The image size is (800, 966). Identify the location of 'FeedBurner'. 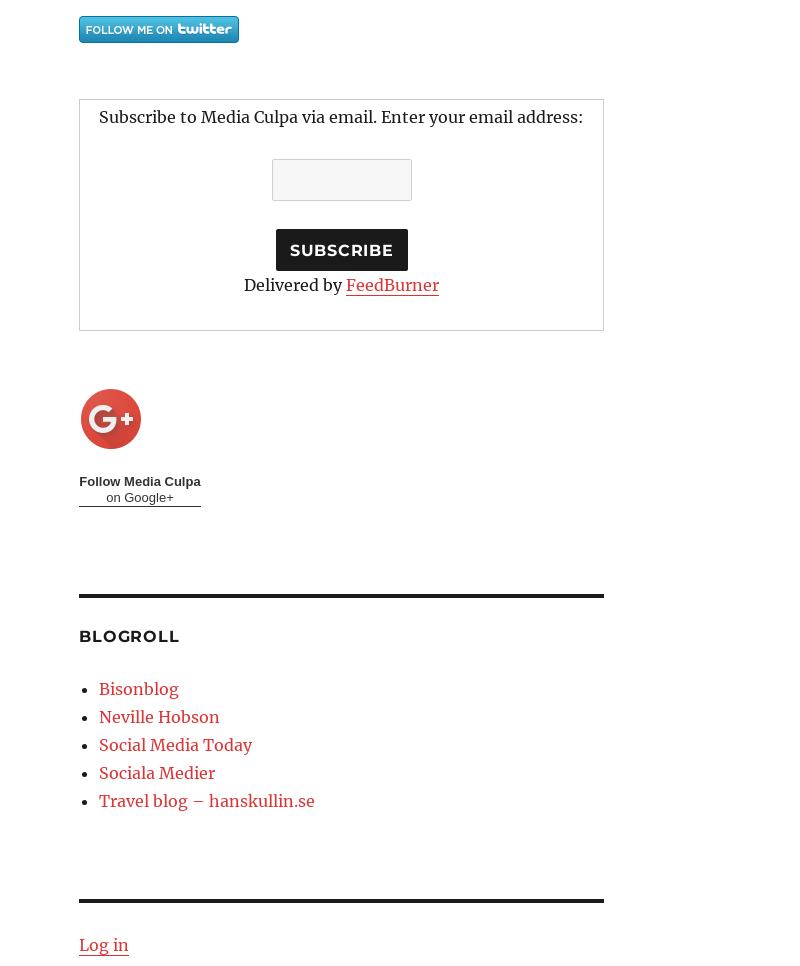
(391, 283).